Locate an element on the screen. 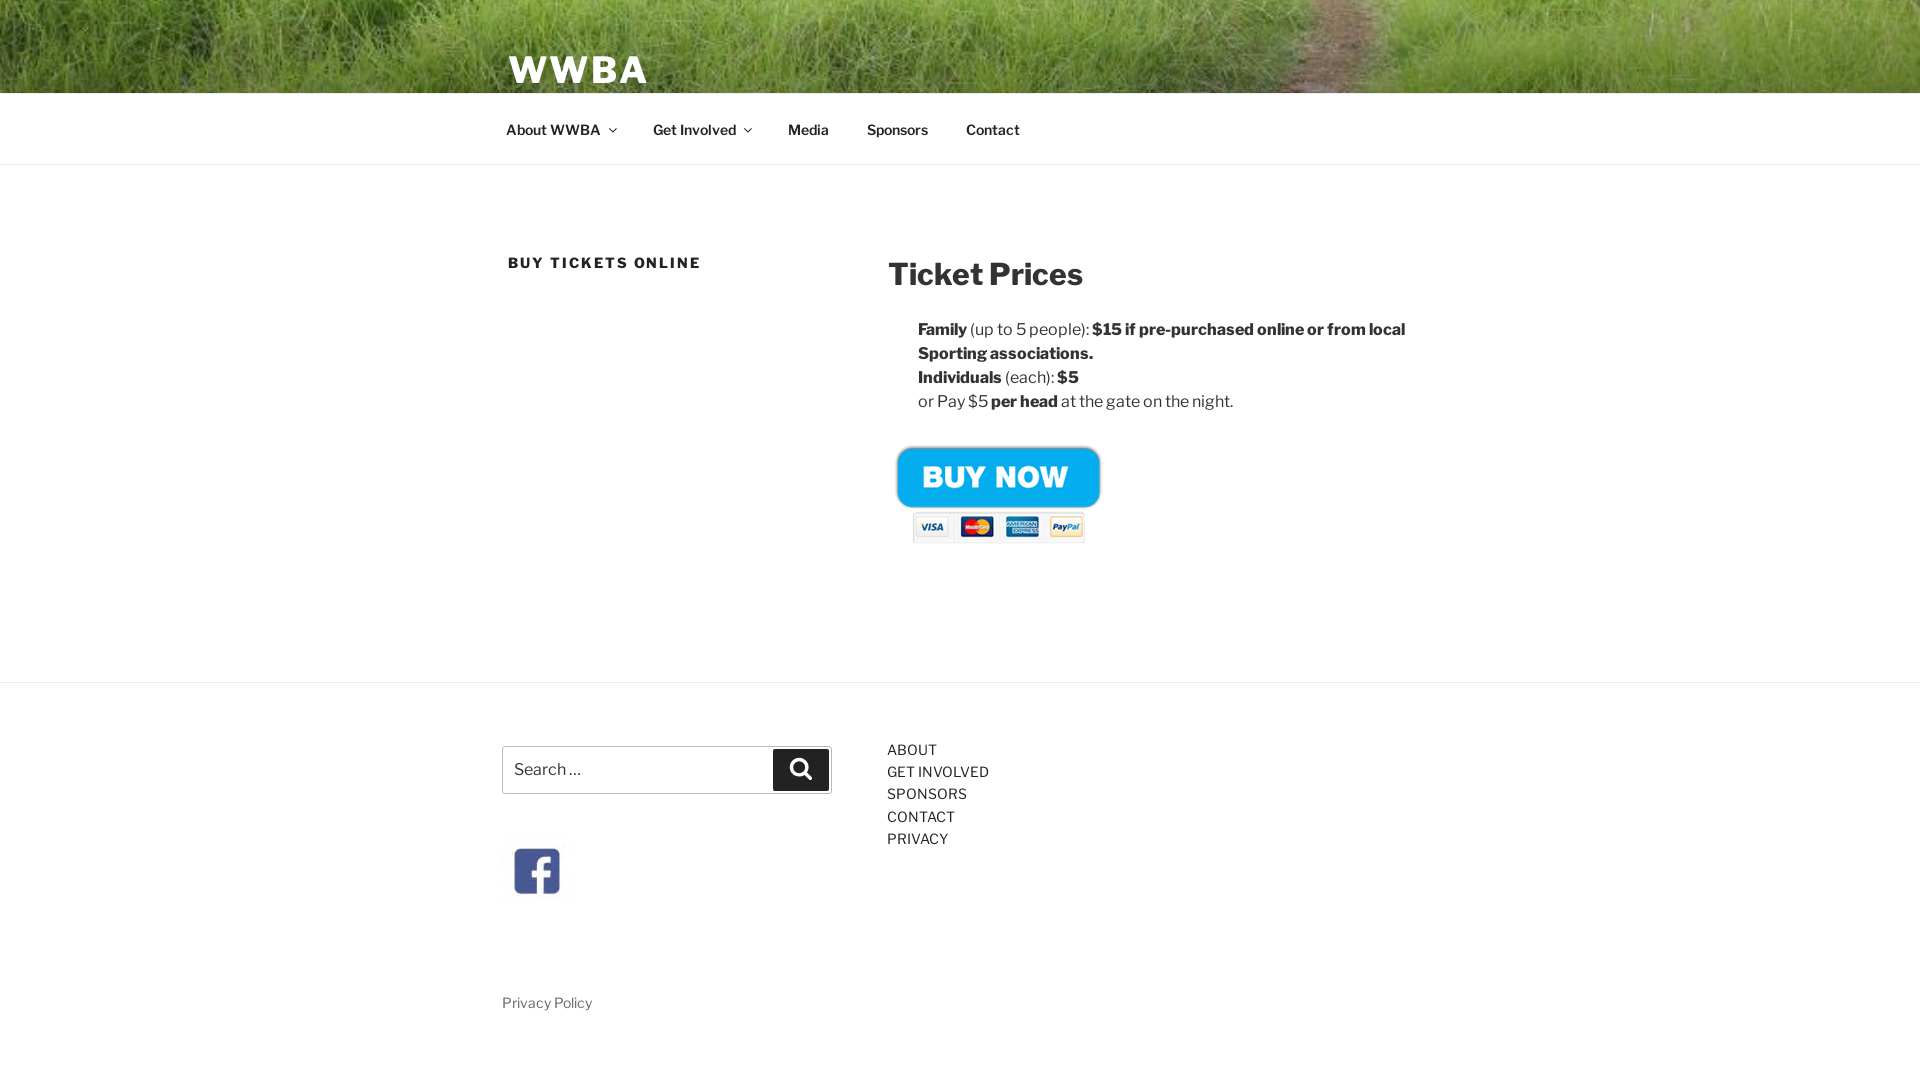 Image resolution: width=1920 pixels, height=1080 pixels. 'Search' is located at coordinates (801, 767).